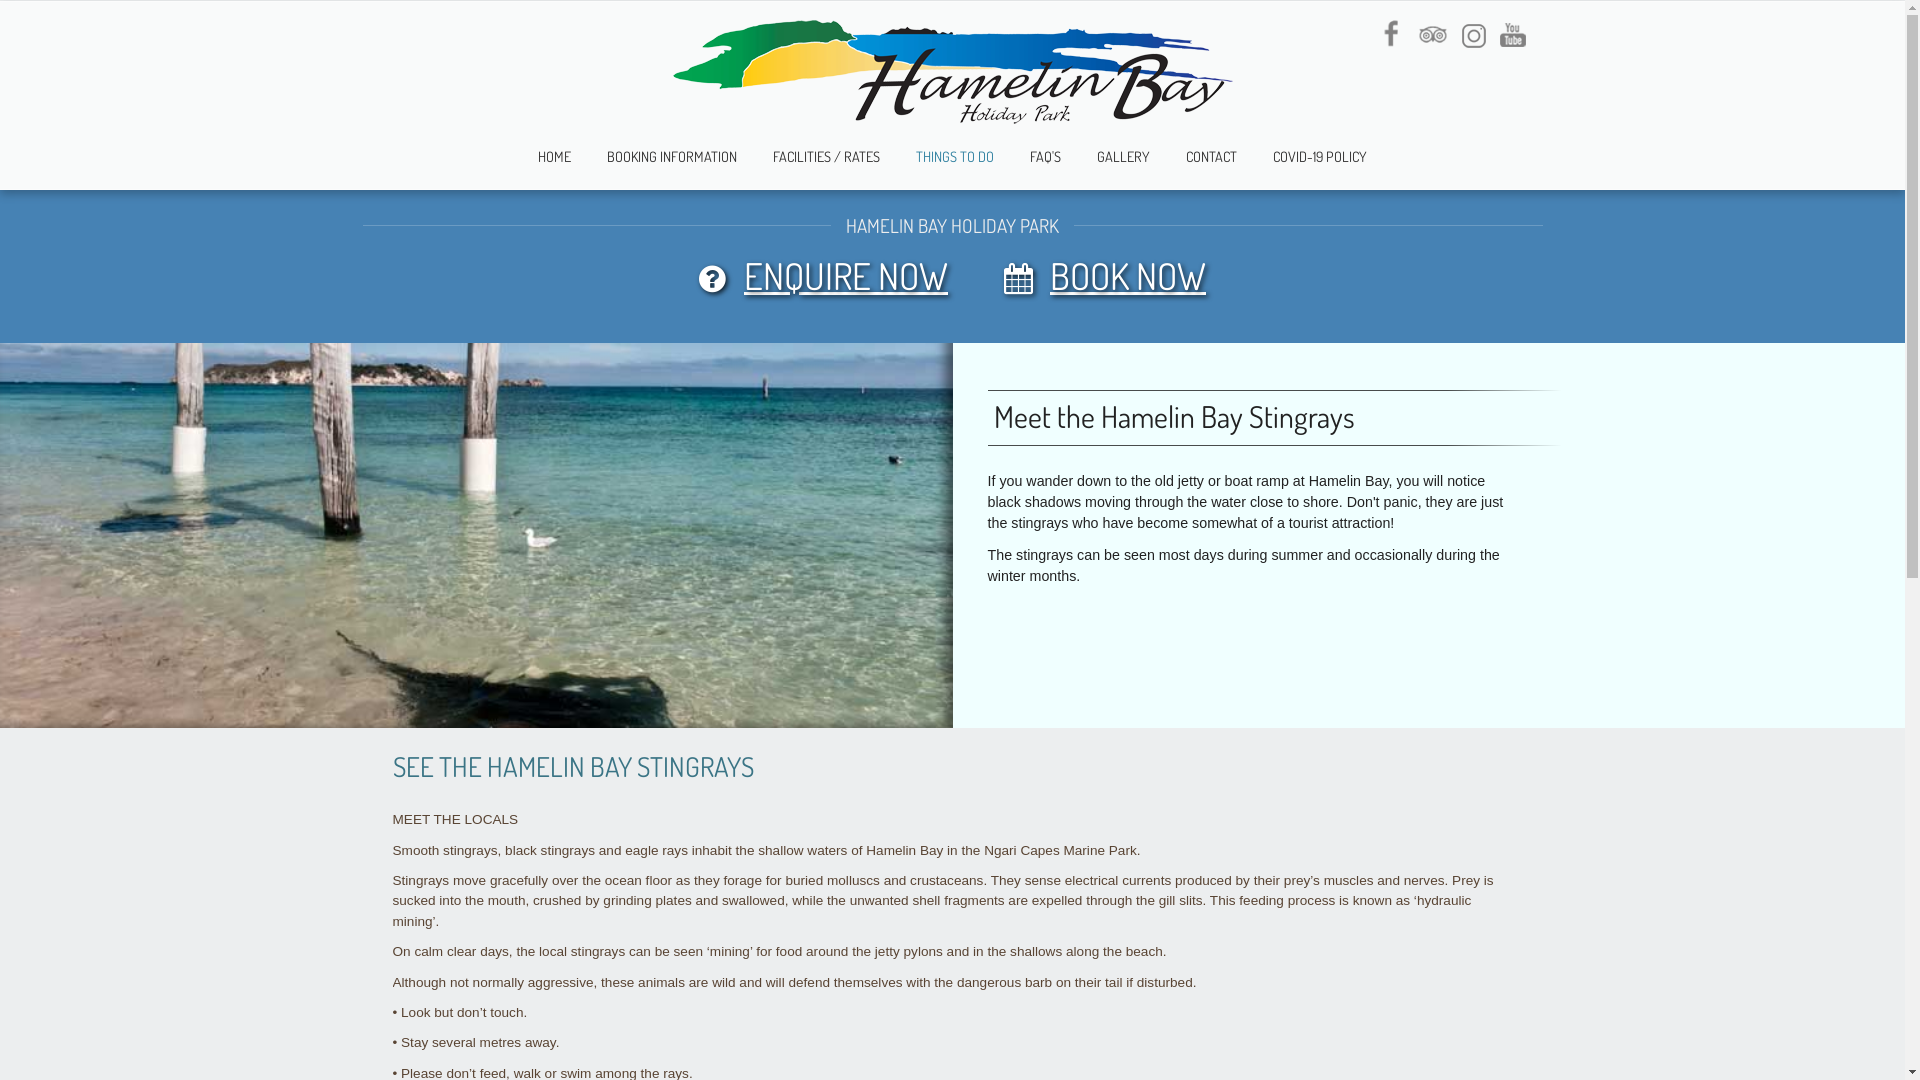  What do you see at coordinates (826, 160) in the screenshot?
I see `'FACILITIES / RATES'` at bounding box center [826, 160].